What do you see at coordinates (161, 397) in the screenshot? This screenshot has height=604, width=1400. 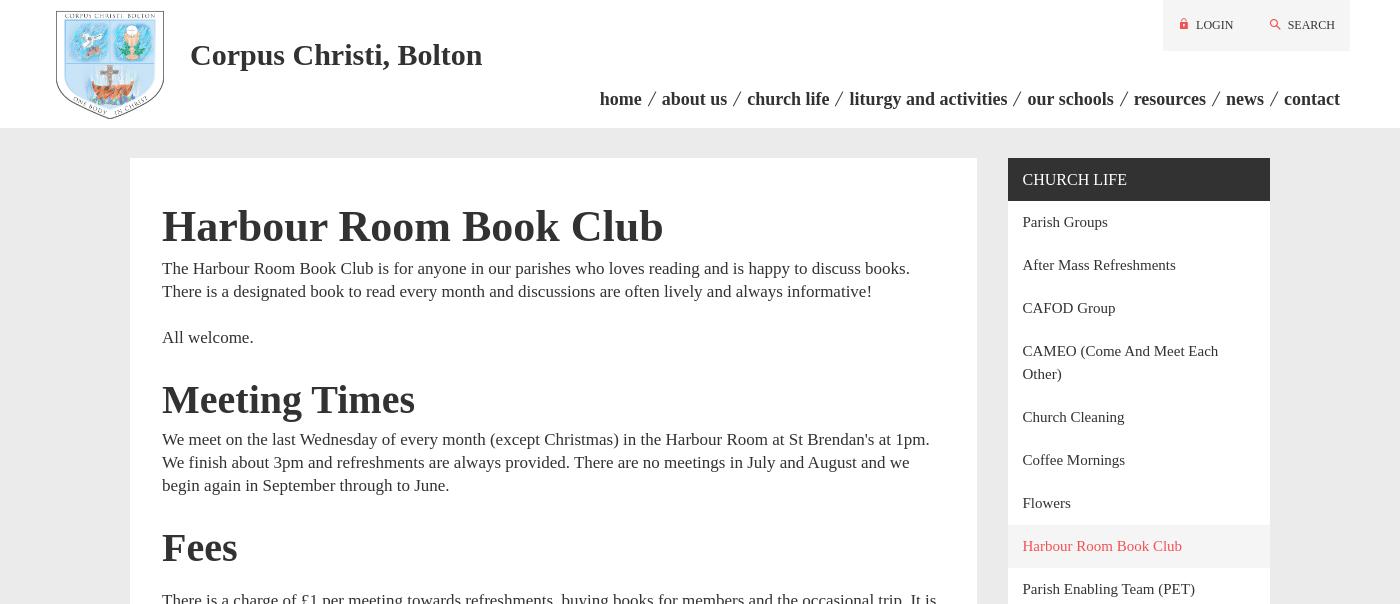 I see `'Meeting Times'` at bounding box center [161, 397].